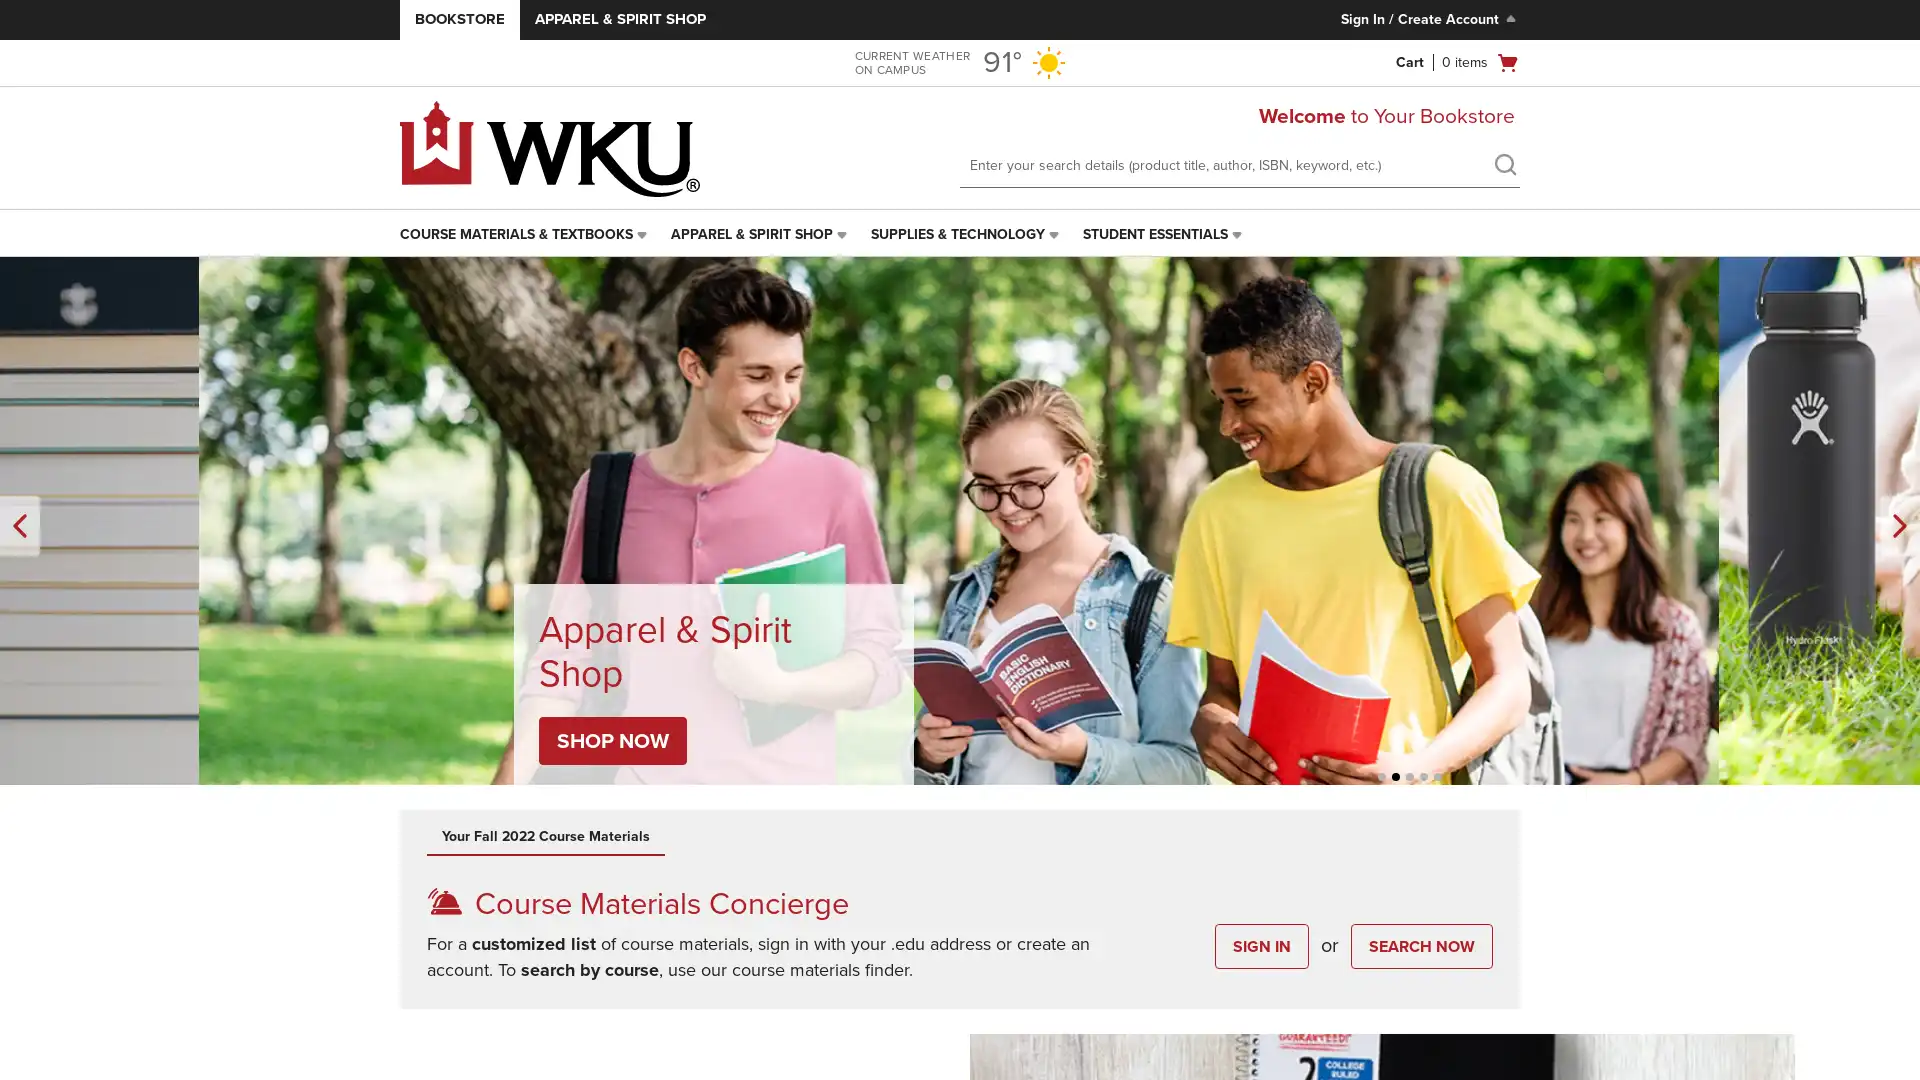 This screenshot has width=1920, height=1080. What do you see at coordinates (1423, 775) in the screenshot?
I see `Unselected, Slide 4` at bounding box center [1423, 775].